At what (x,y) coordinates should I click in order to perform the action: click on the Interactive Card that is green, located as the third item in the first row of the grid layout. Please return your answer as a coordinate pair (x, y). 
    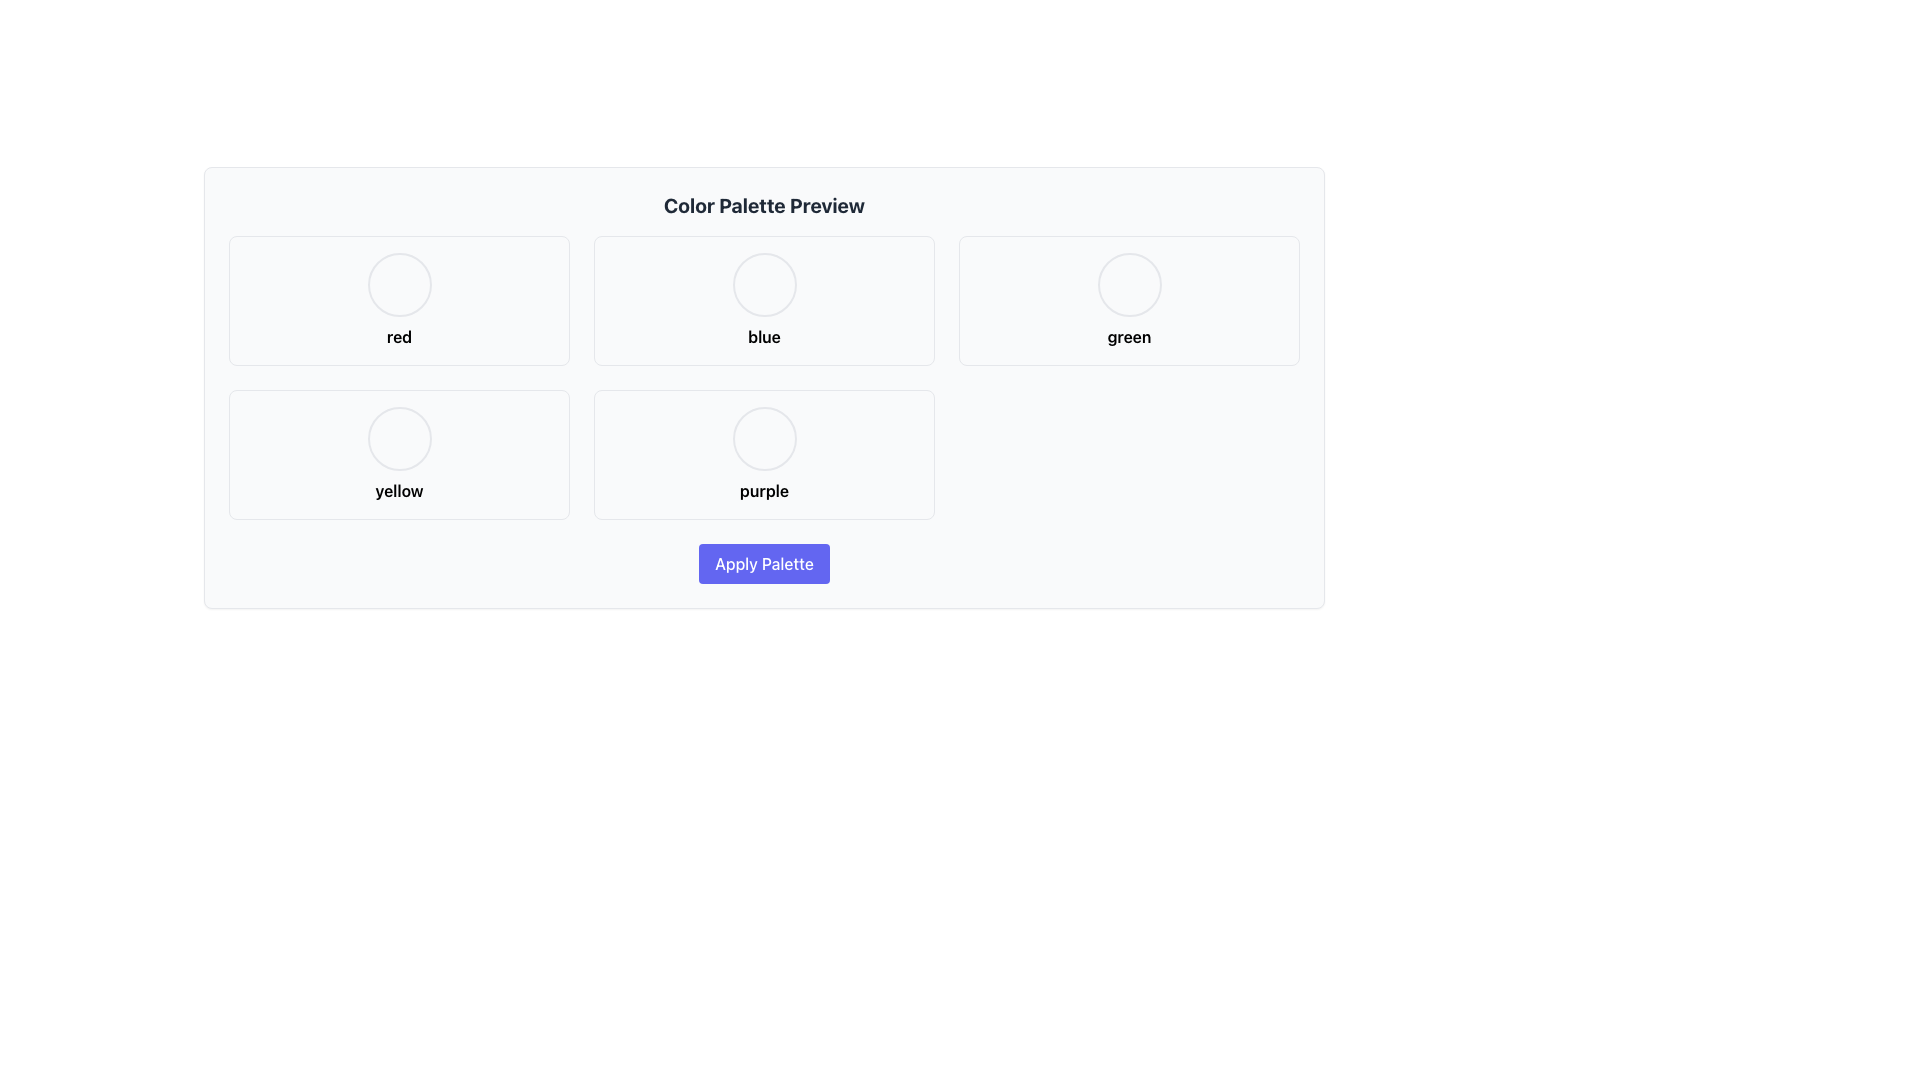
    Looking at the image, I should click on (1129, 300).